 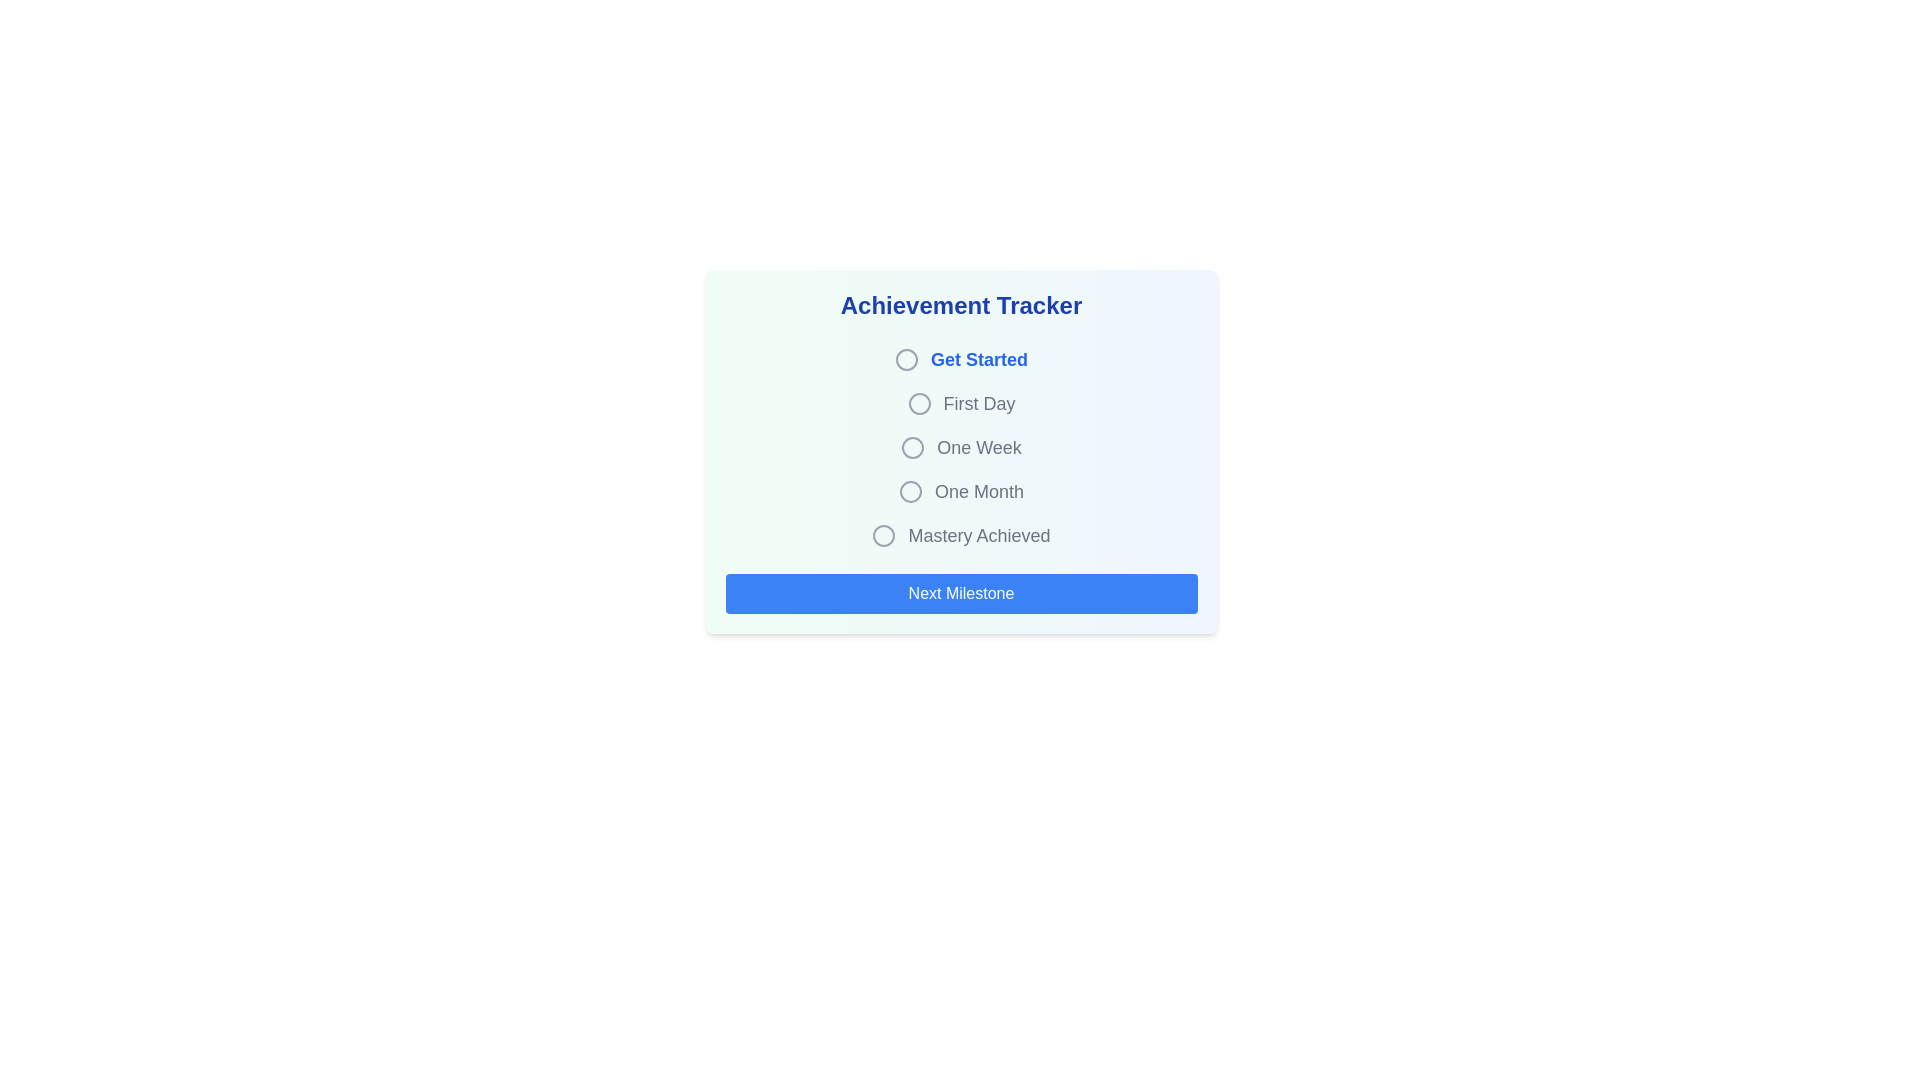 What do you see at coordinates (979, 446) in the screenshot?
I see `the text label that reads 'One Week', which is the third label in a vertical group of achievement tracker options` at bounding box center [979, 446].